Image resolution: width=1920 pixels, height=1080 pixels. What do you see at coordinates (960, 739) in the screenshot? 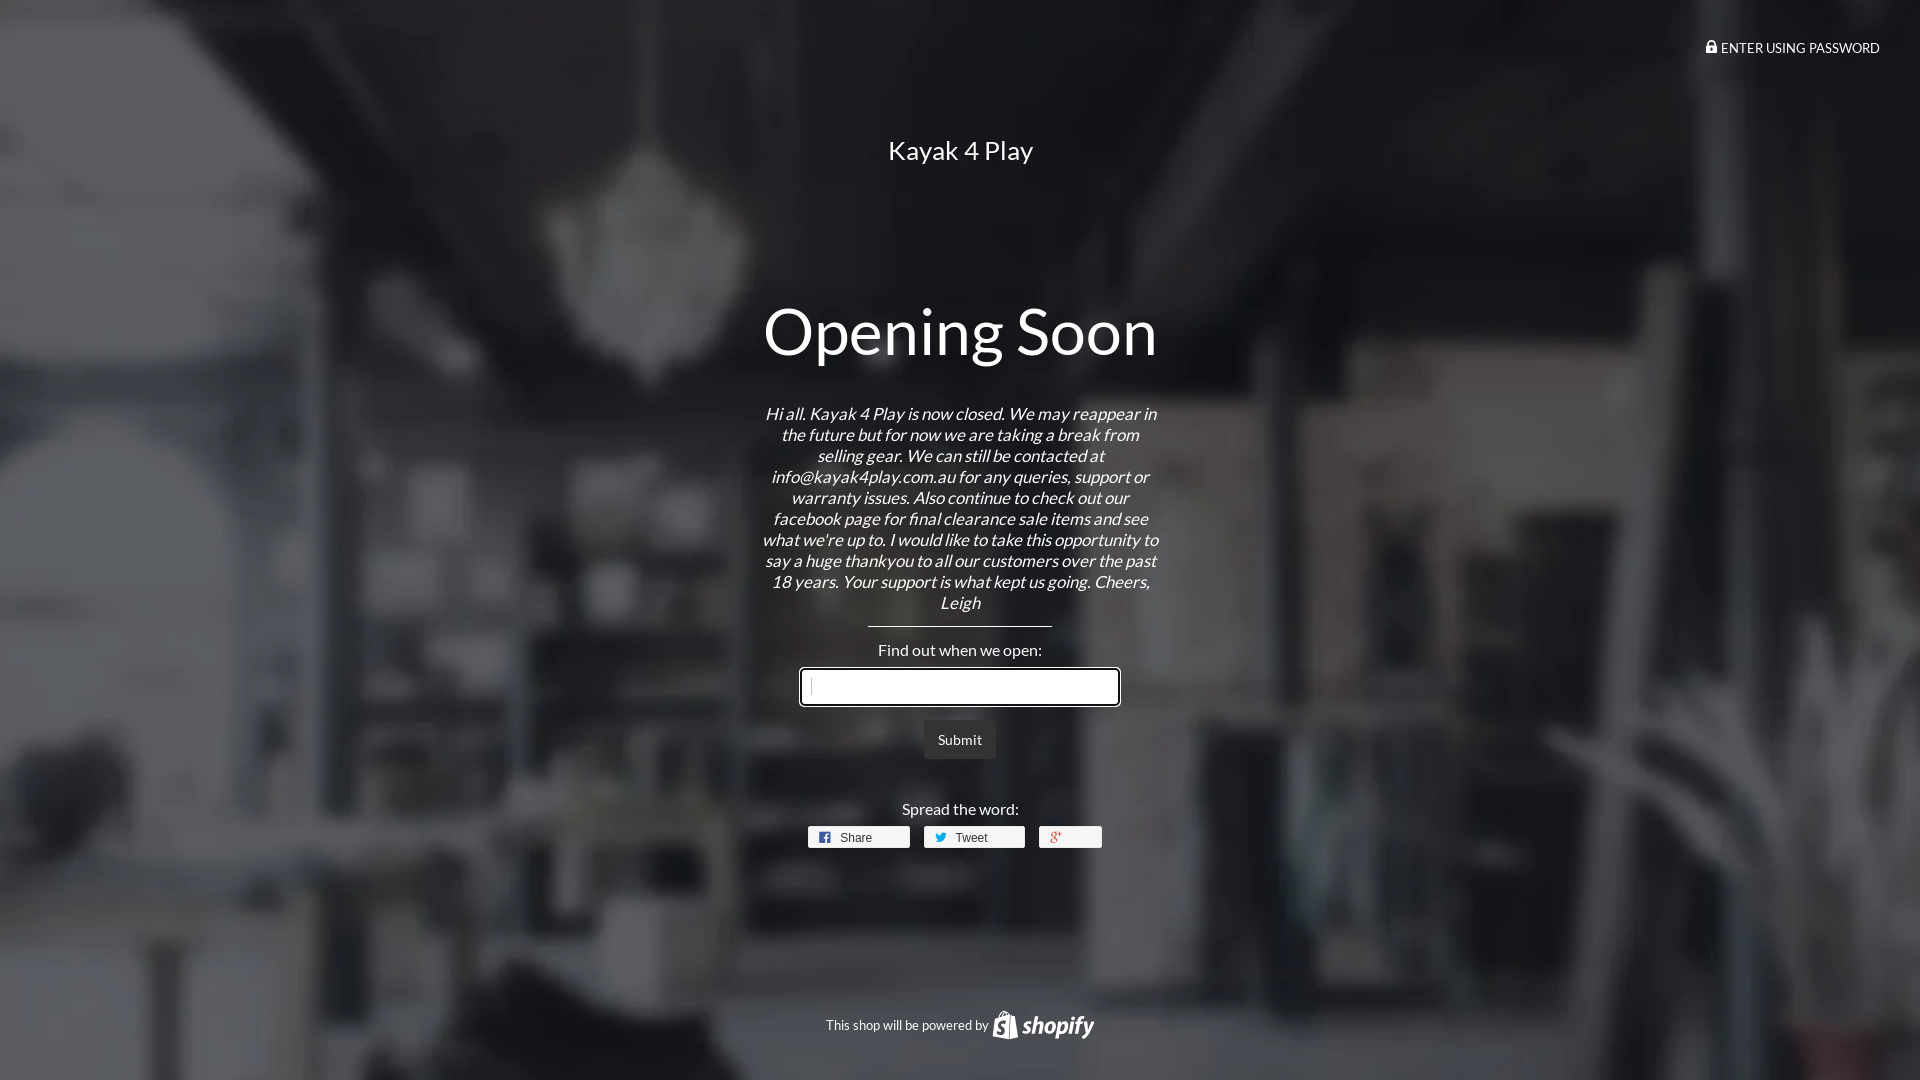
I see `'Submit'` at bounding box center [960, 739].